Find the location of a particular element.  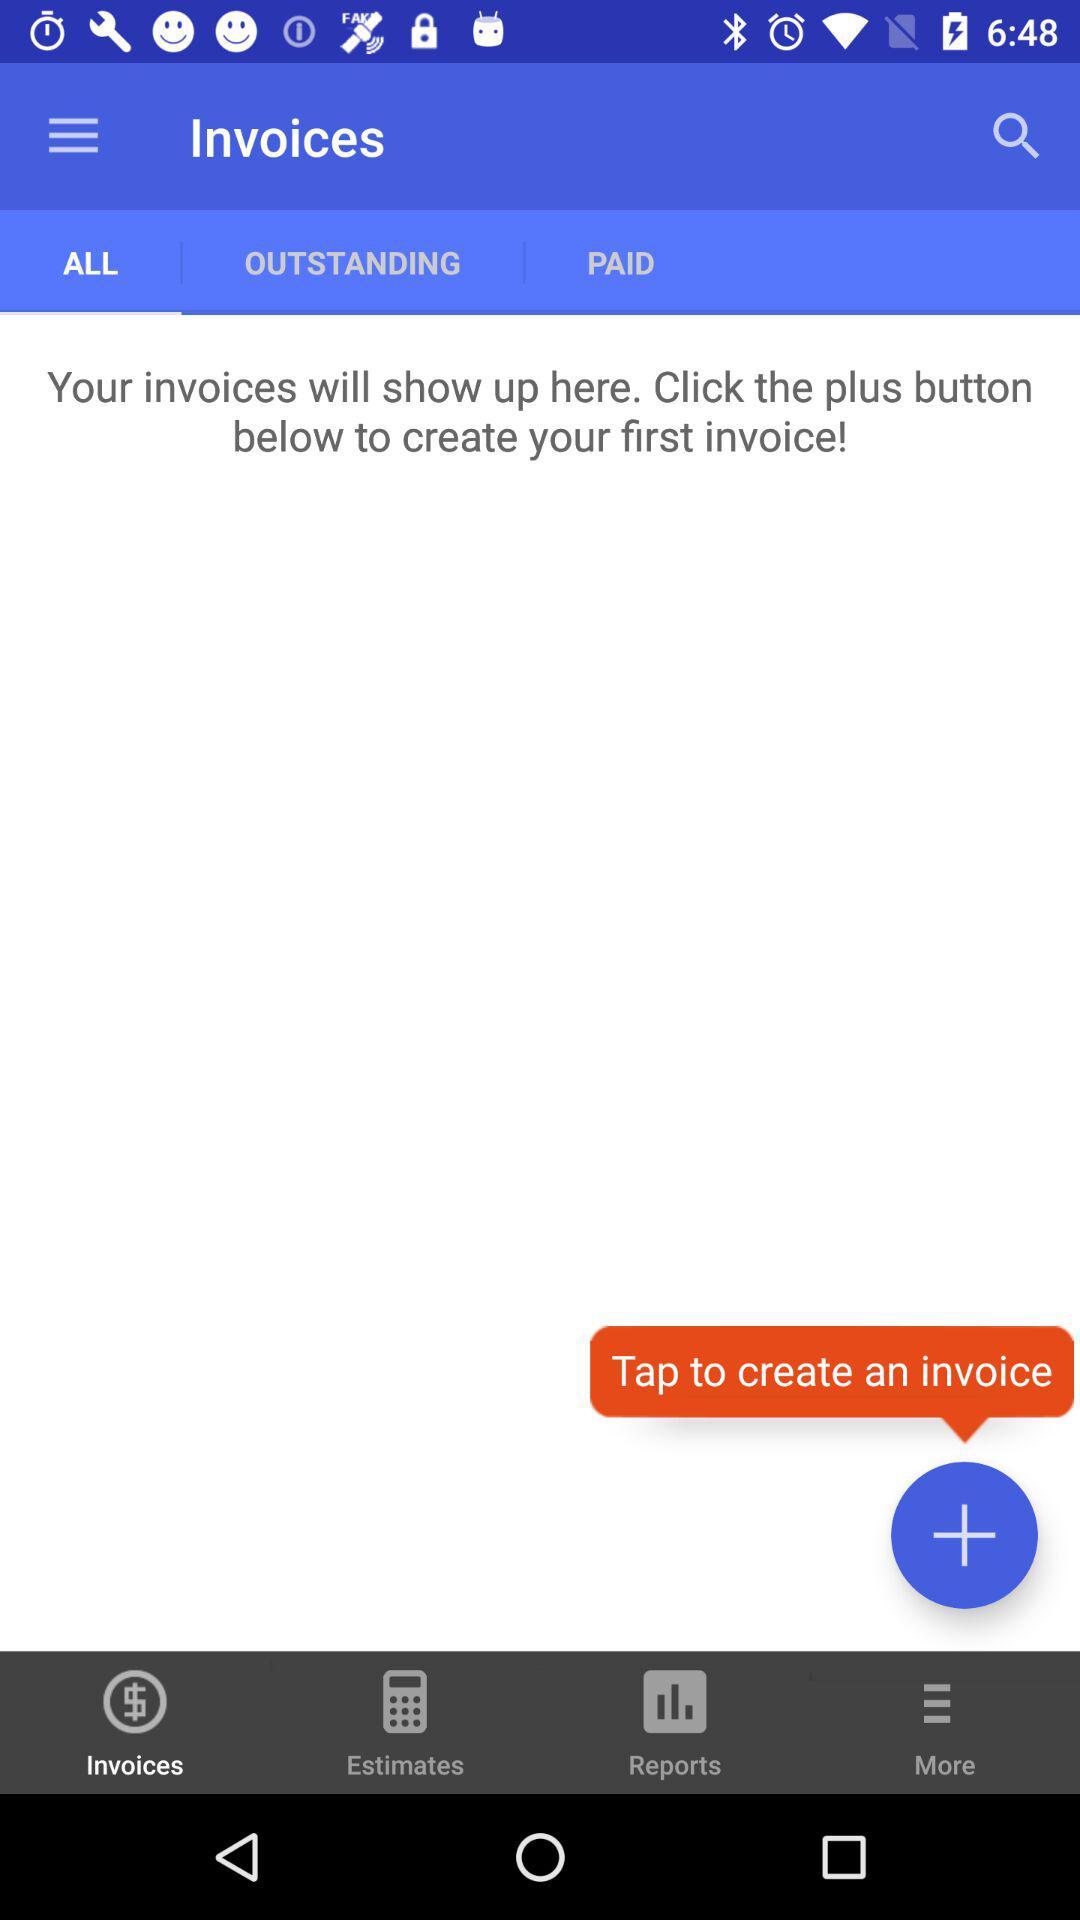

the icon above the your invoices will item is located at coordinates (351, 261).